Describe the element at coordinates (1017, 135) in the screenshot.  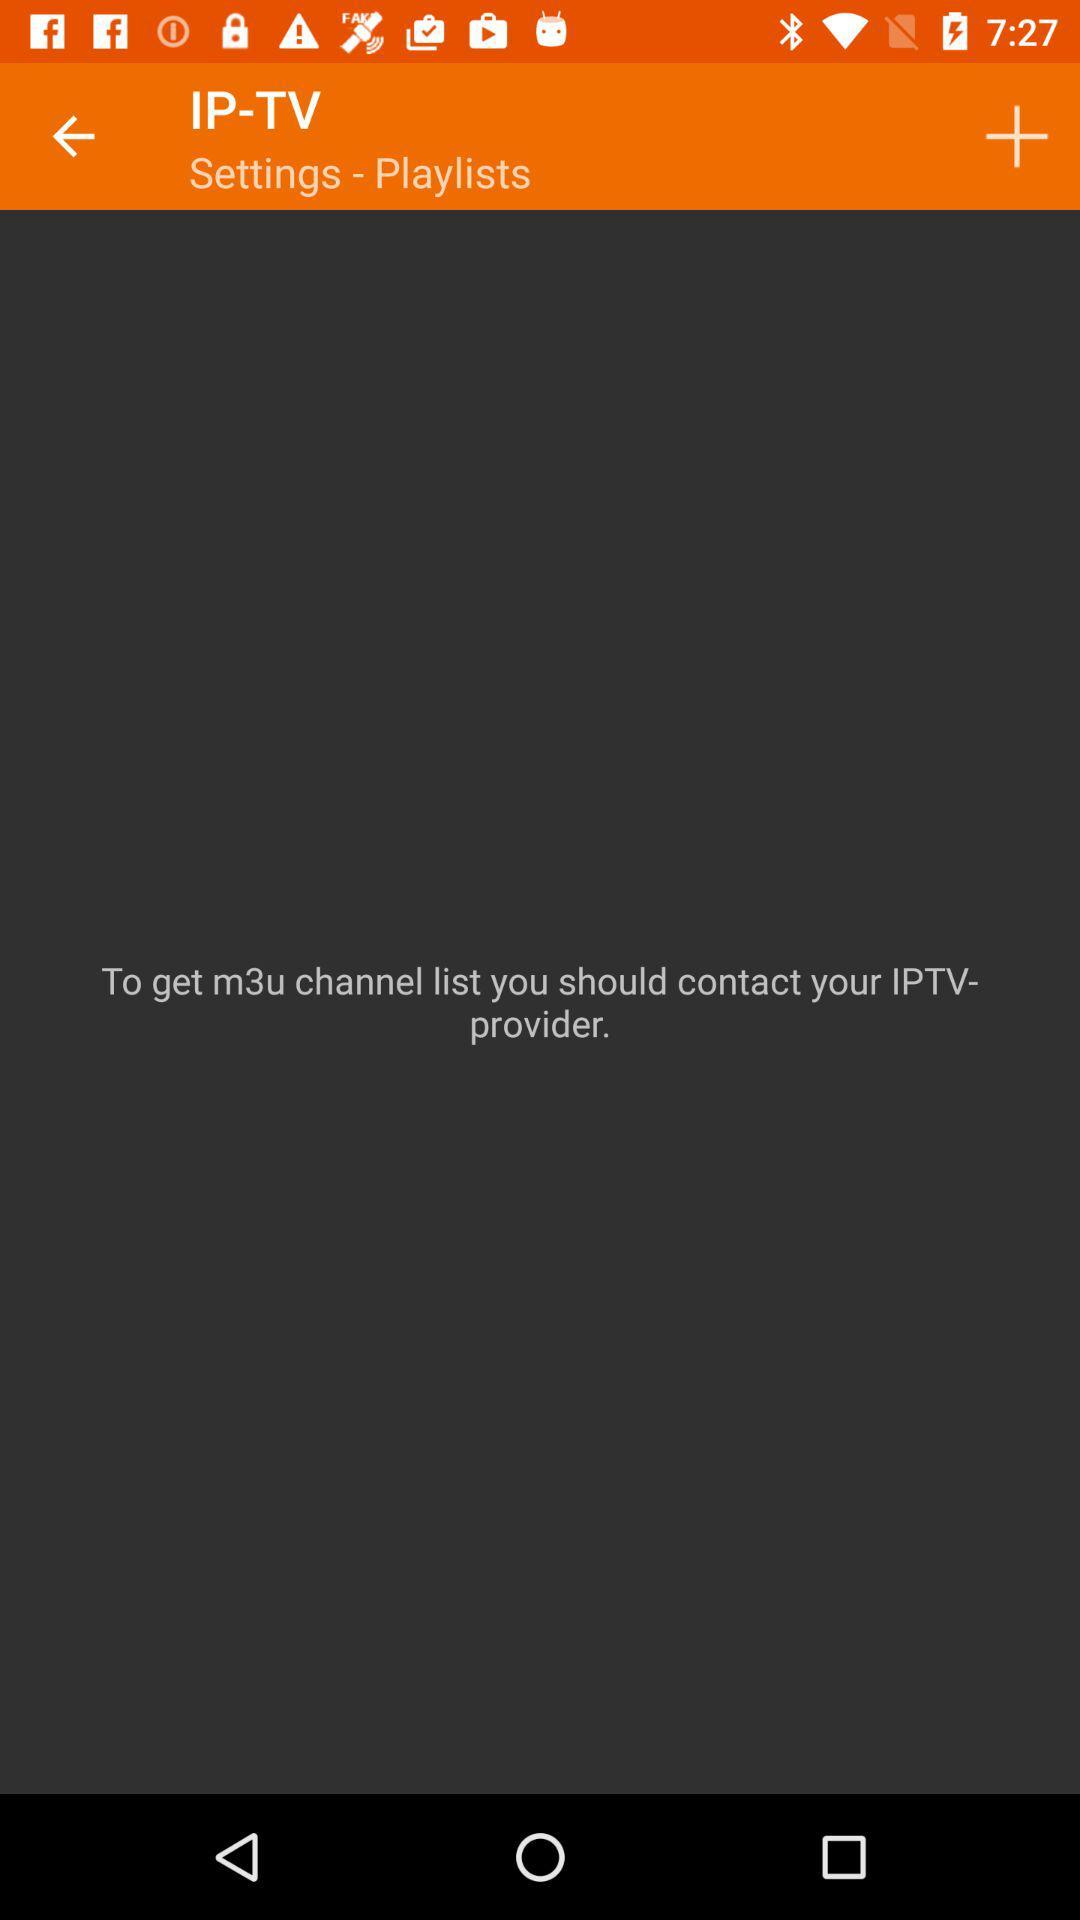
I see `the item at the top right corner` at that location.